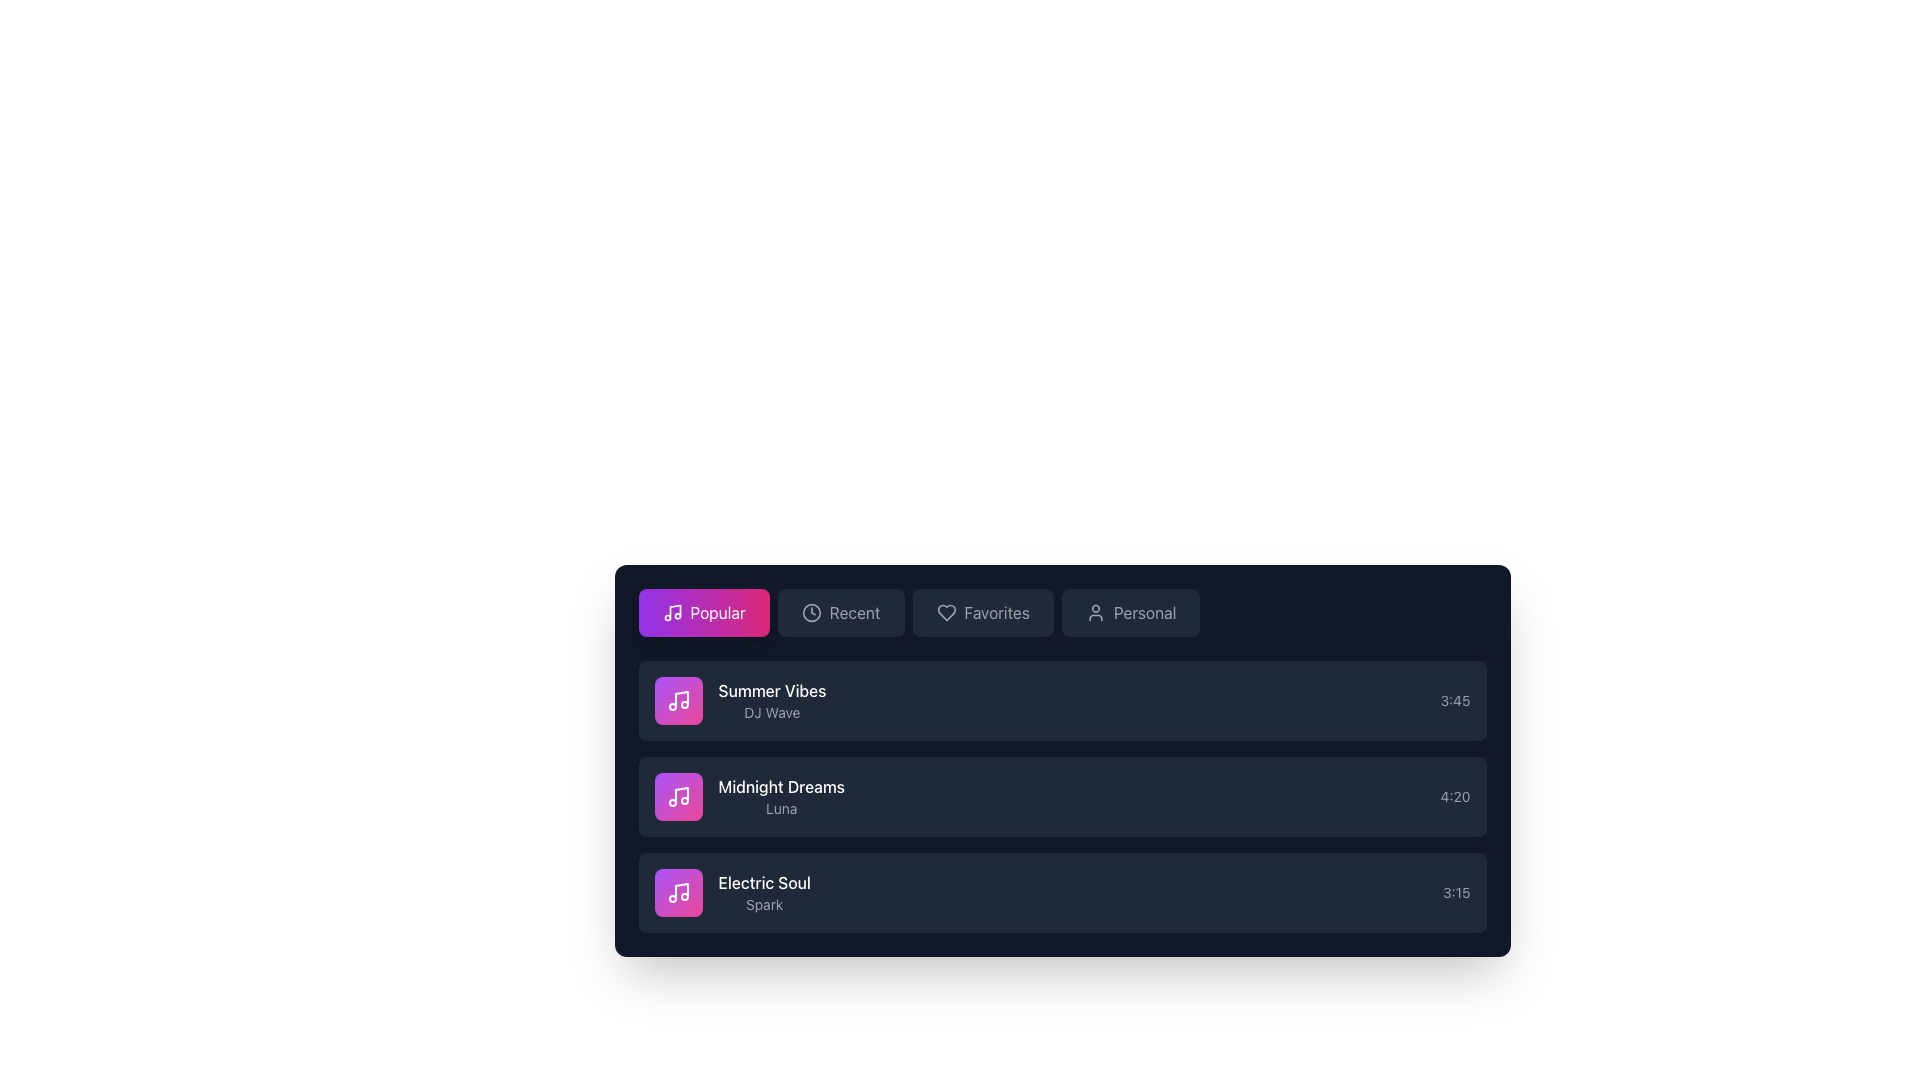  Describe the element at coordinates (1061, 892) in the screenshot. I see `the third item` at that location.